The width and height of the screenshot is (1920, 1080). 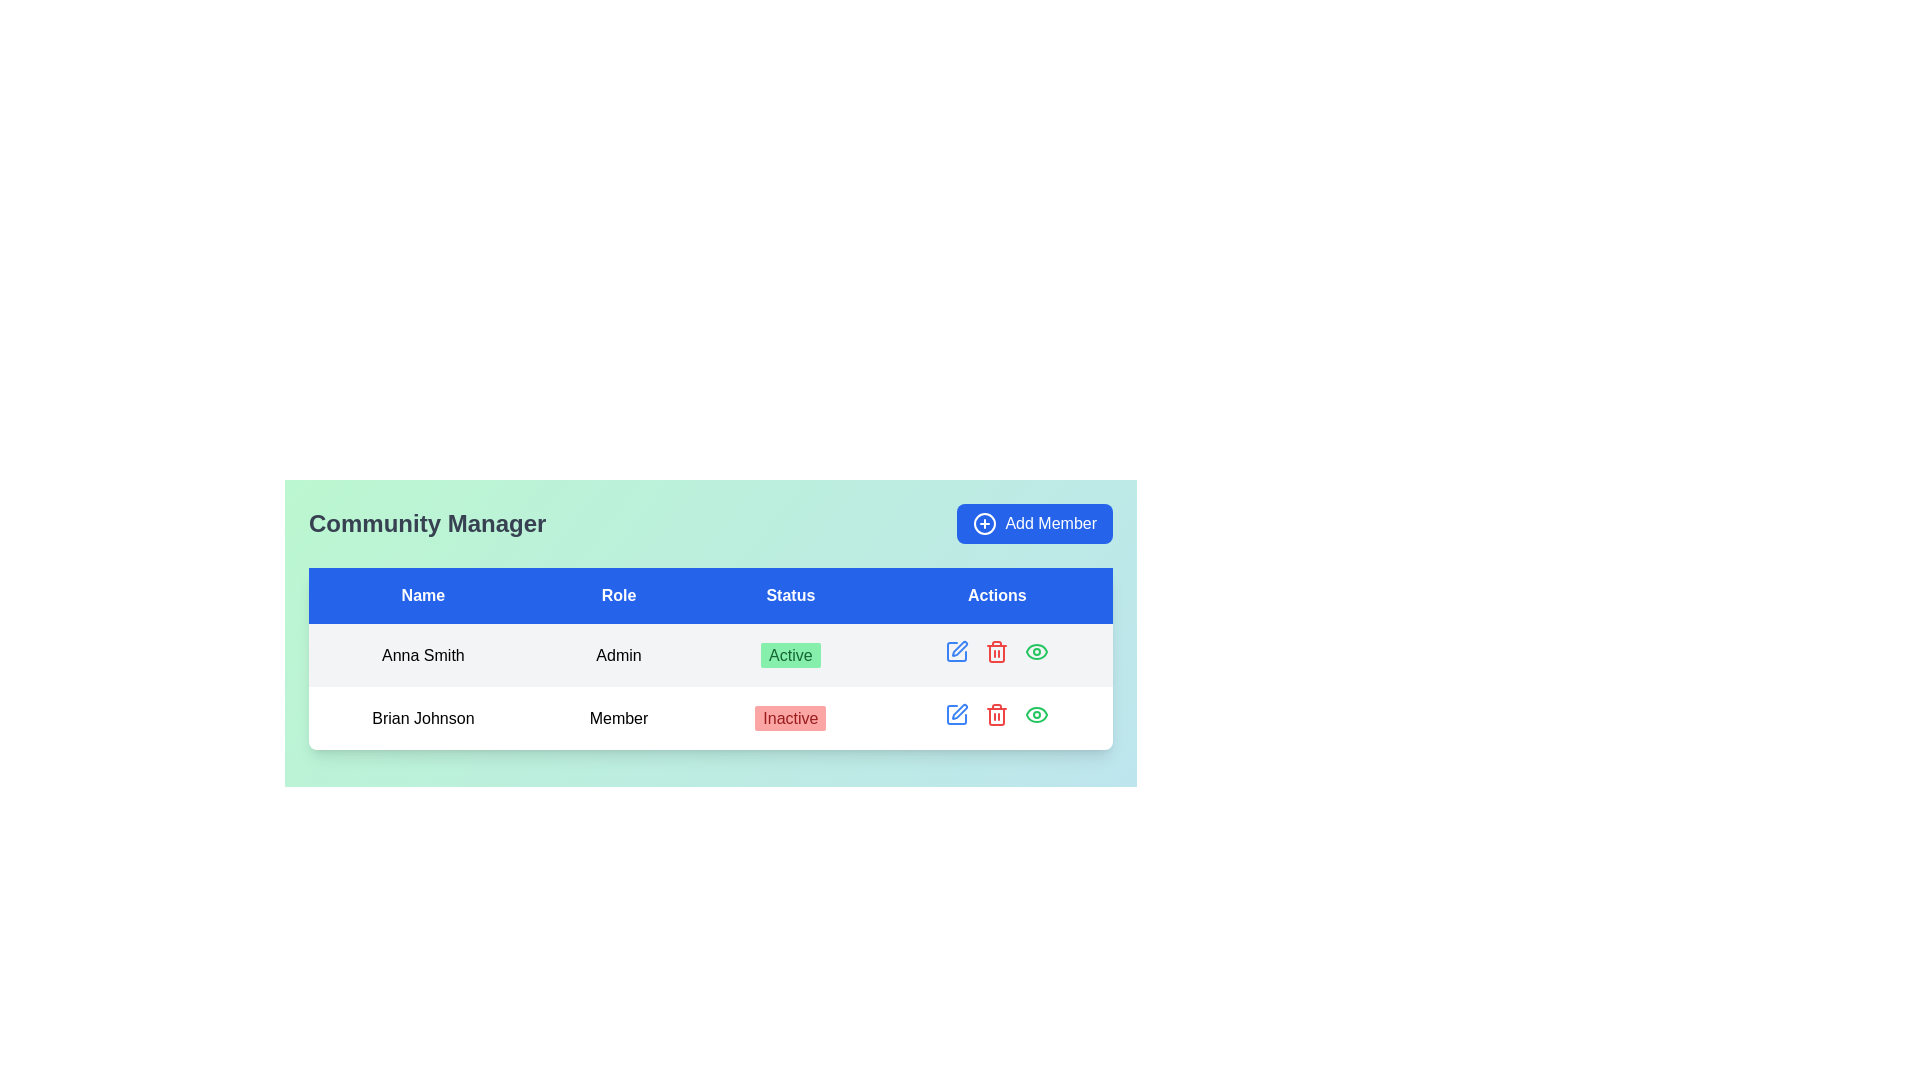 What do you see at coordinates (618, 716) in the screenshot?
I see `the 'Member' label in the role column of the data table associated with 'Brian Johnson'` at bounding box center [618, 716].